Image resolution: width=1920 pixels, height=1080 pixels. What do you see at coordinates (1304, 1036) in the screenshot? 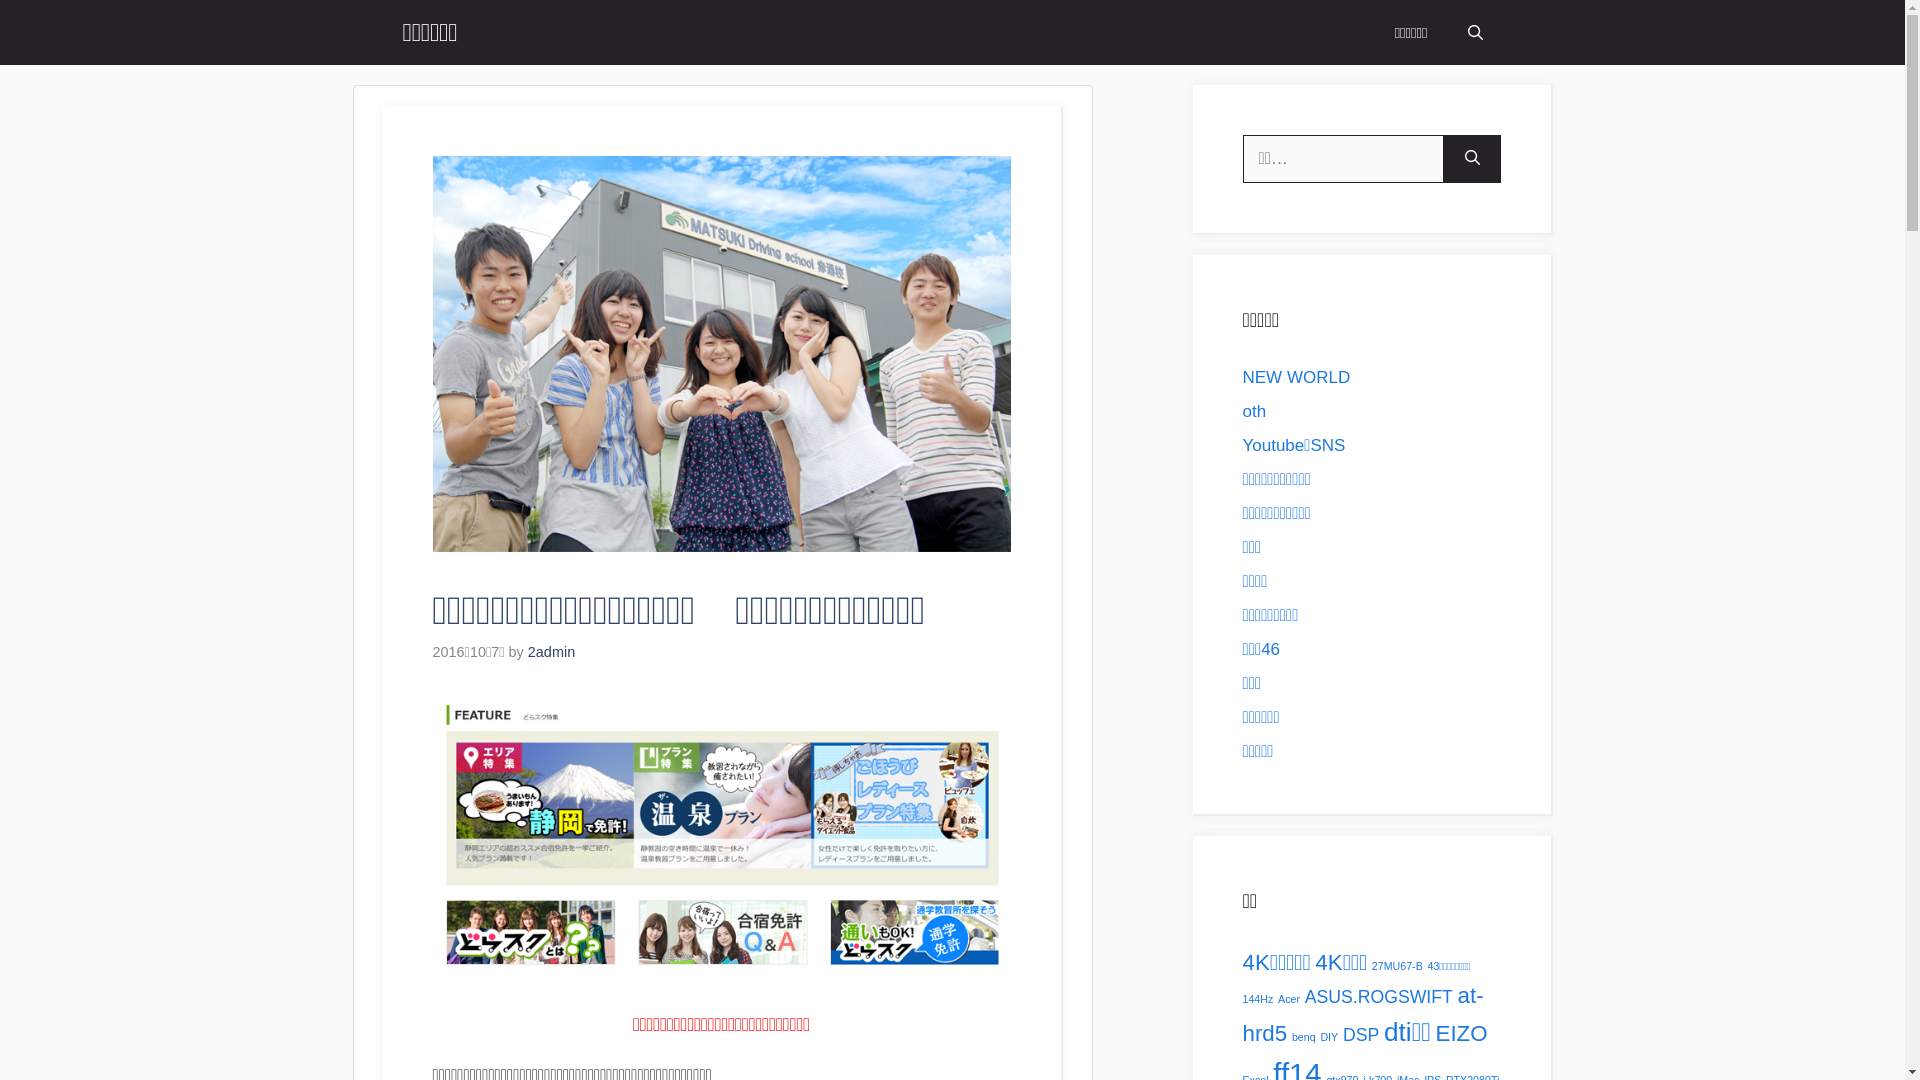
I see `'benq'` at bounding box center [1304, 1036].